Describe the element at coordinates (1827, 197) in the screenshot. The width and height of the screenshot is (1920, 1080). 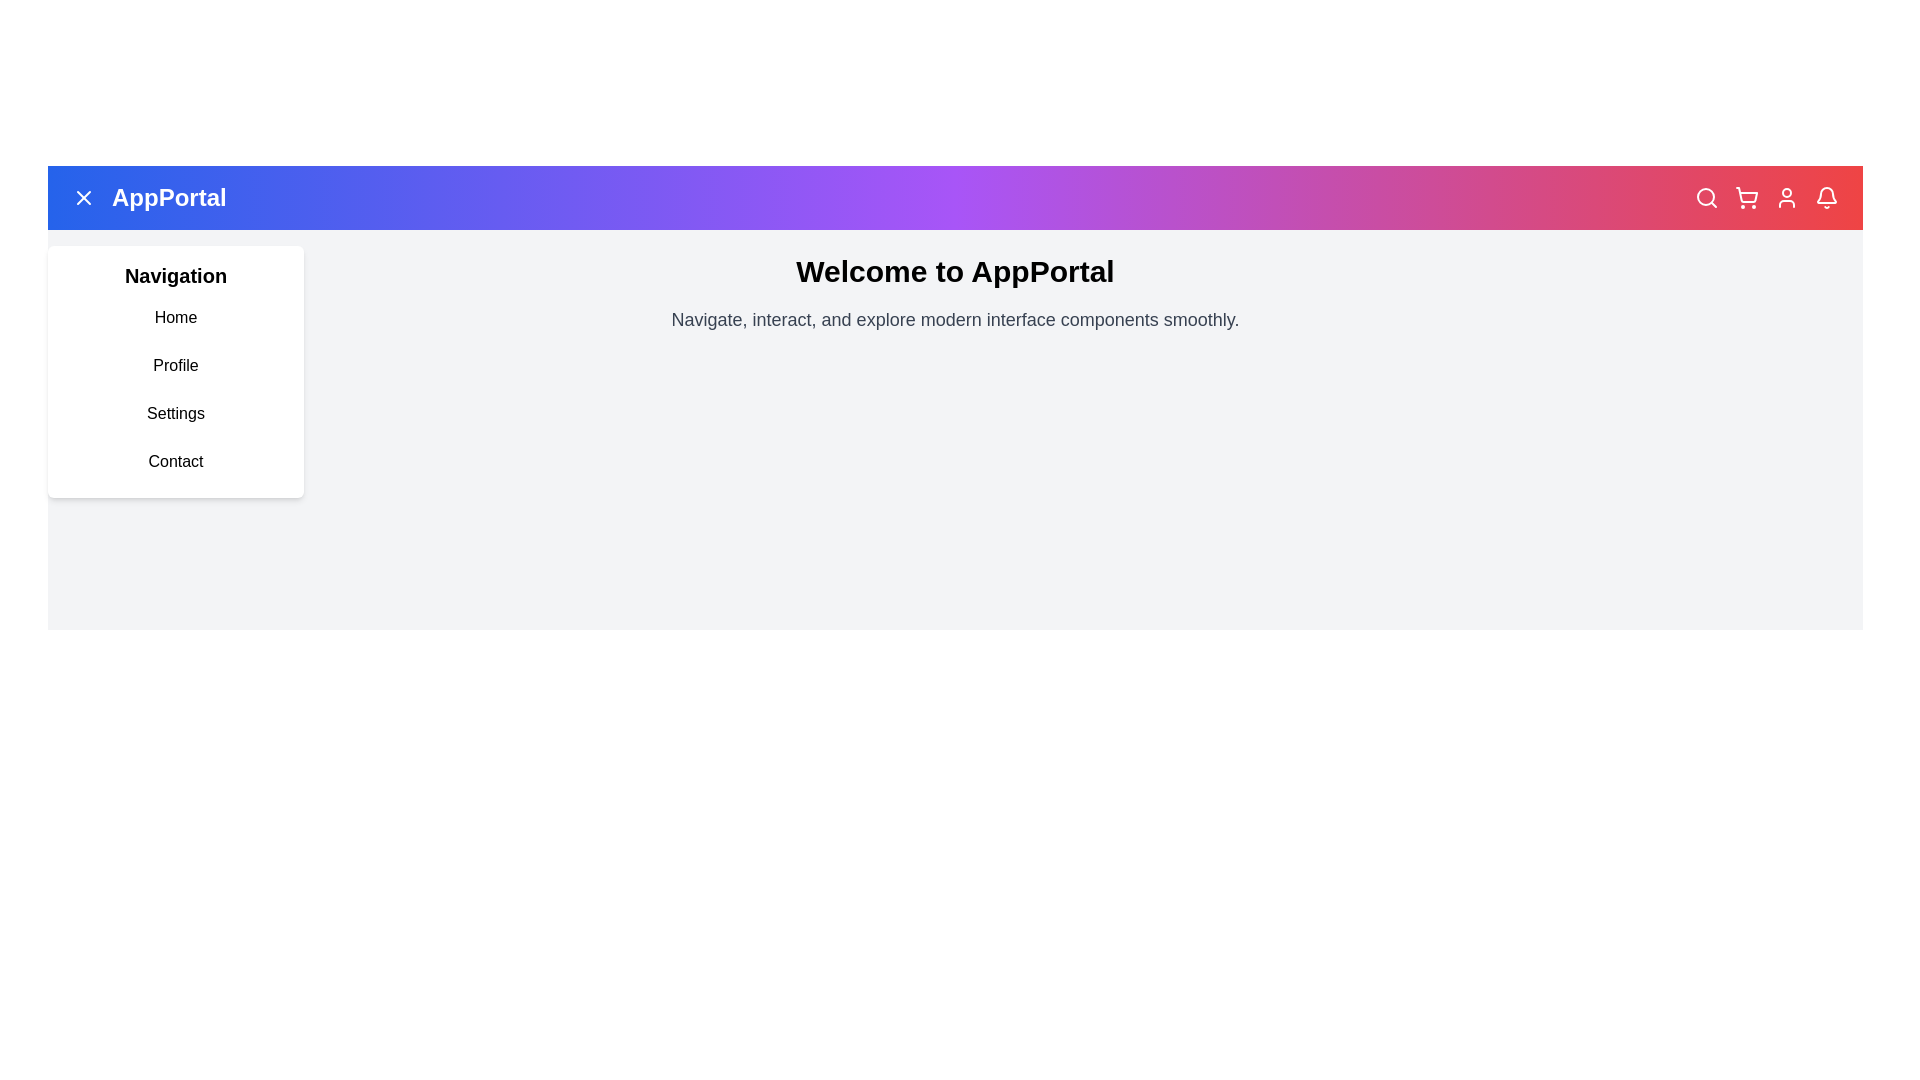
I see `the bell icon button located at the top right corner of the navigation bar` at that location.